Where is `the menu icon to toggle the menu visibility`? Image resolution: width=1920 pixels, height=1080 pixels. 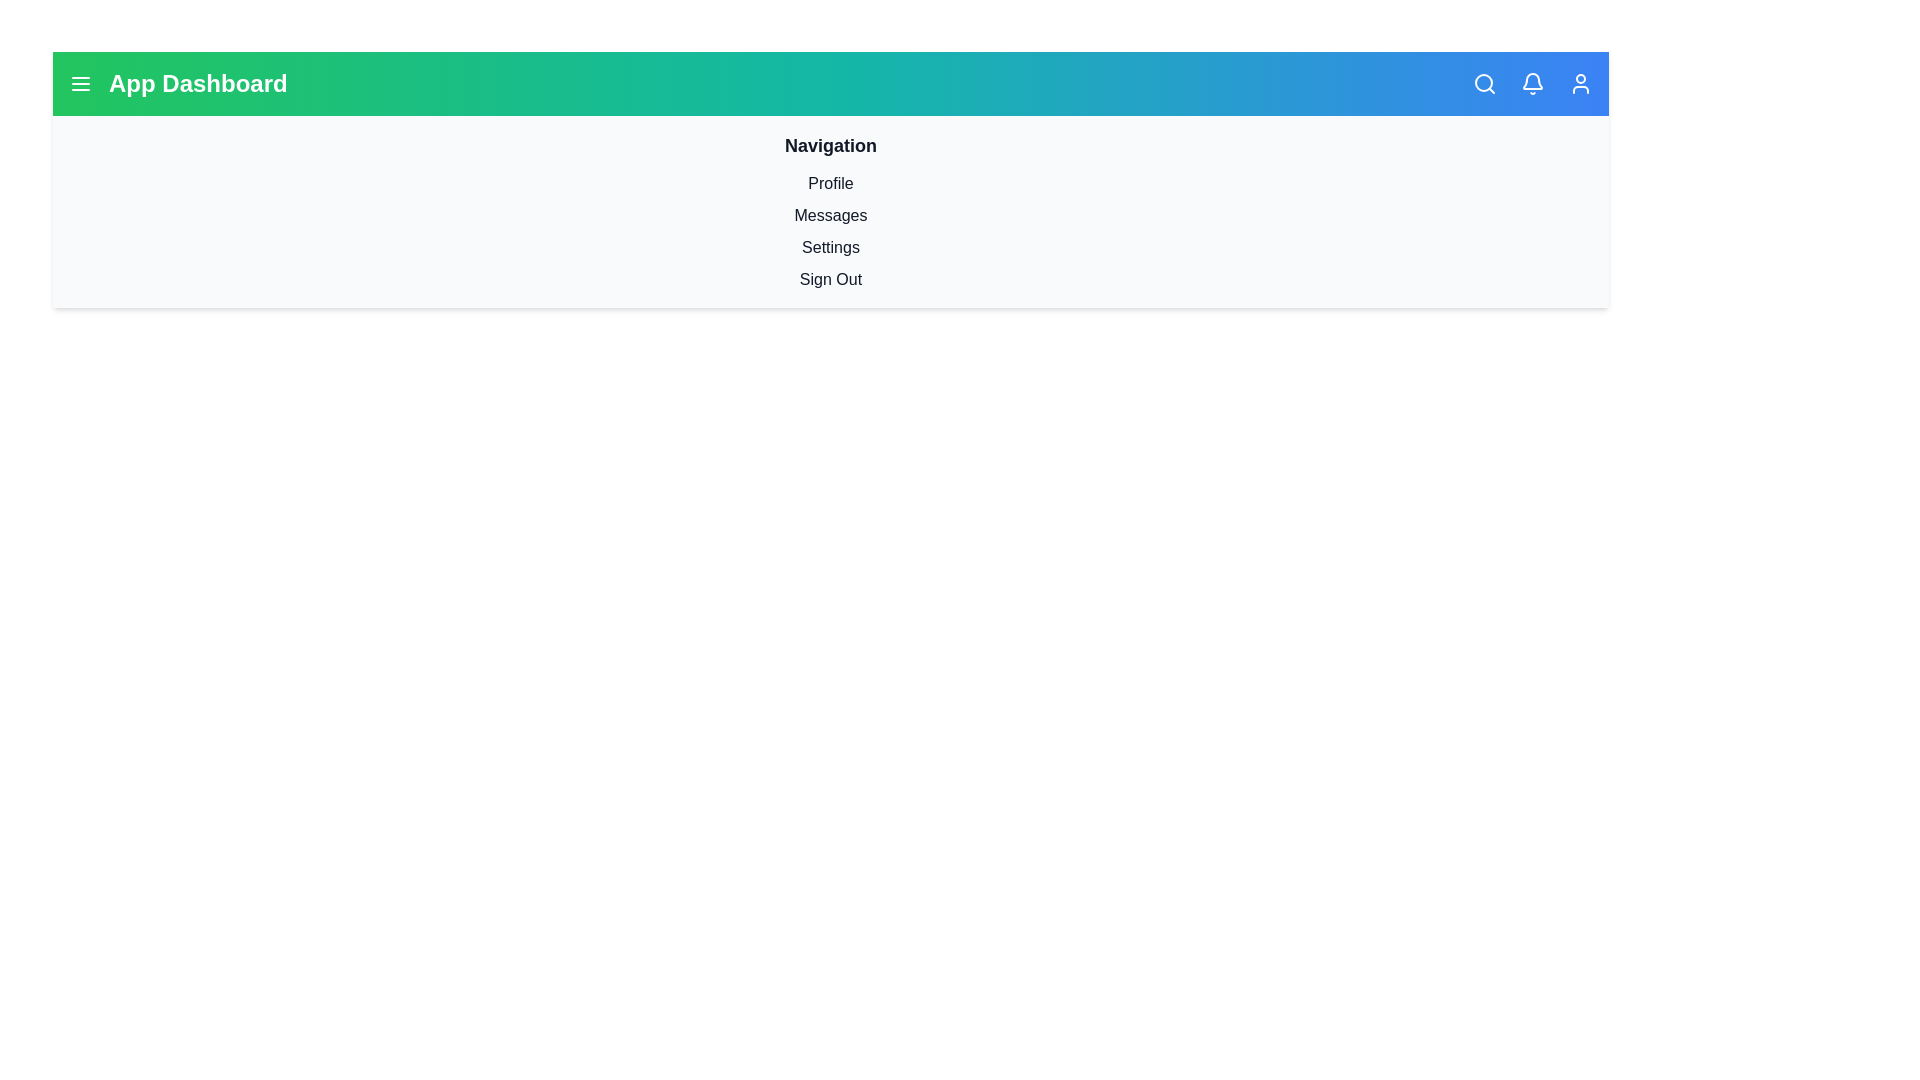
the menu icon to toggle the menu visibility is located at coordinates (80, 83).